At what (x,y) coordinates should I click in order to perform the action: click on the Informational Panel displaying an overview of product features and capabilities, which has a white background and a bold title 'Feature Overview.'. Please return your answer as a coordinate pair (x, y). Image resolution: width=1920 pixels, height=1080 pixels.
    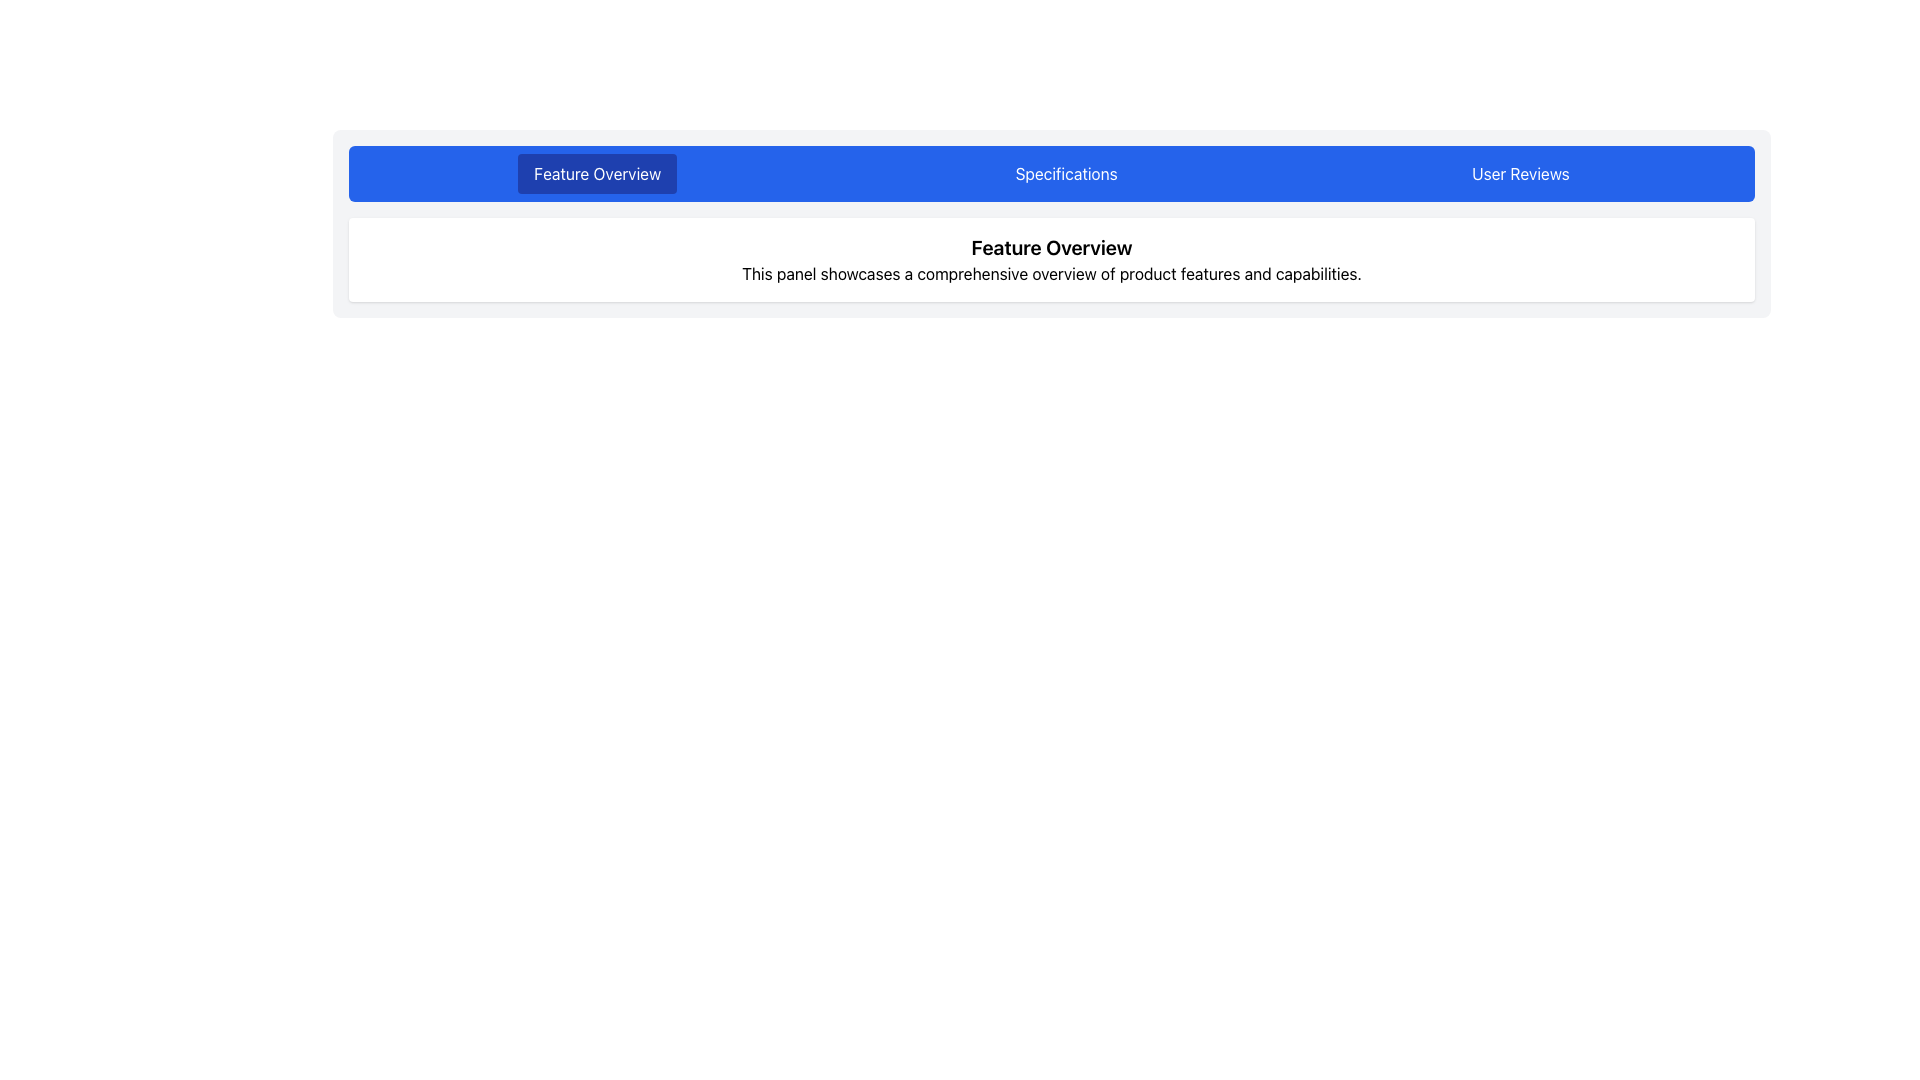
    Looking at the image, I should click on (1050, 258).